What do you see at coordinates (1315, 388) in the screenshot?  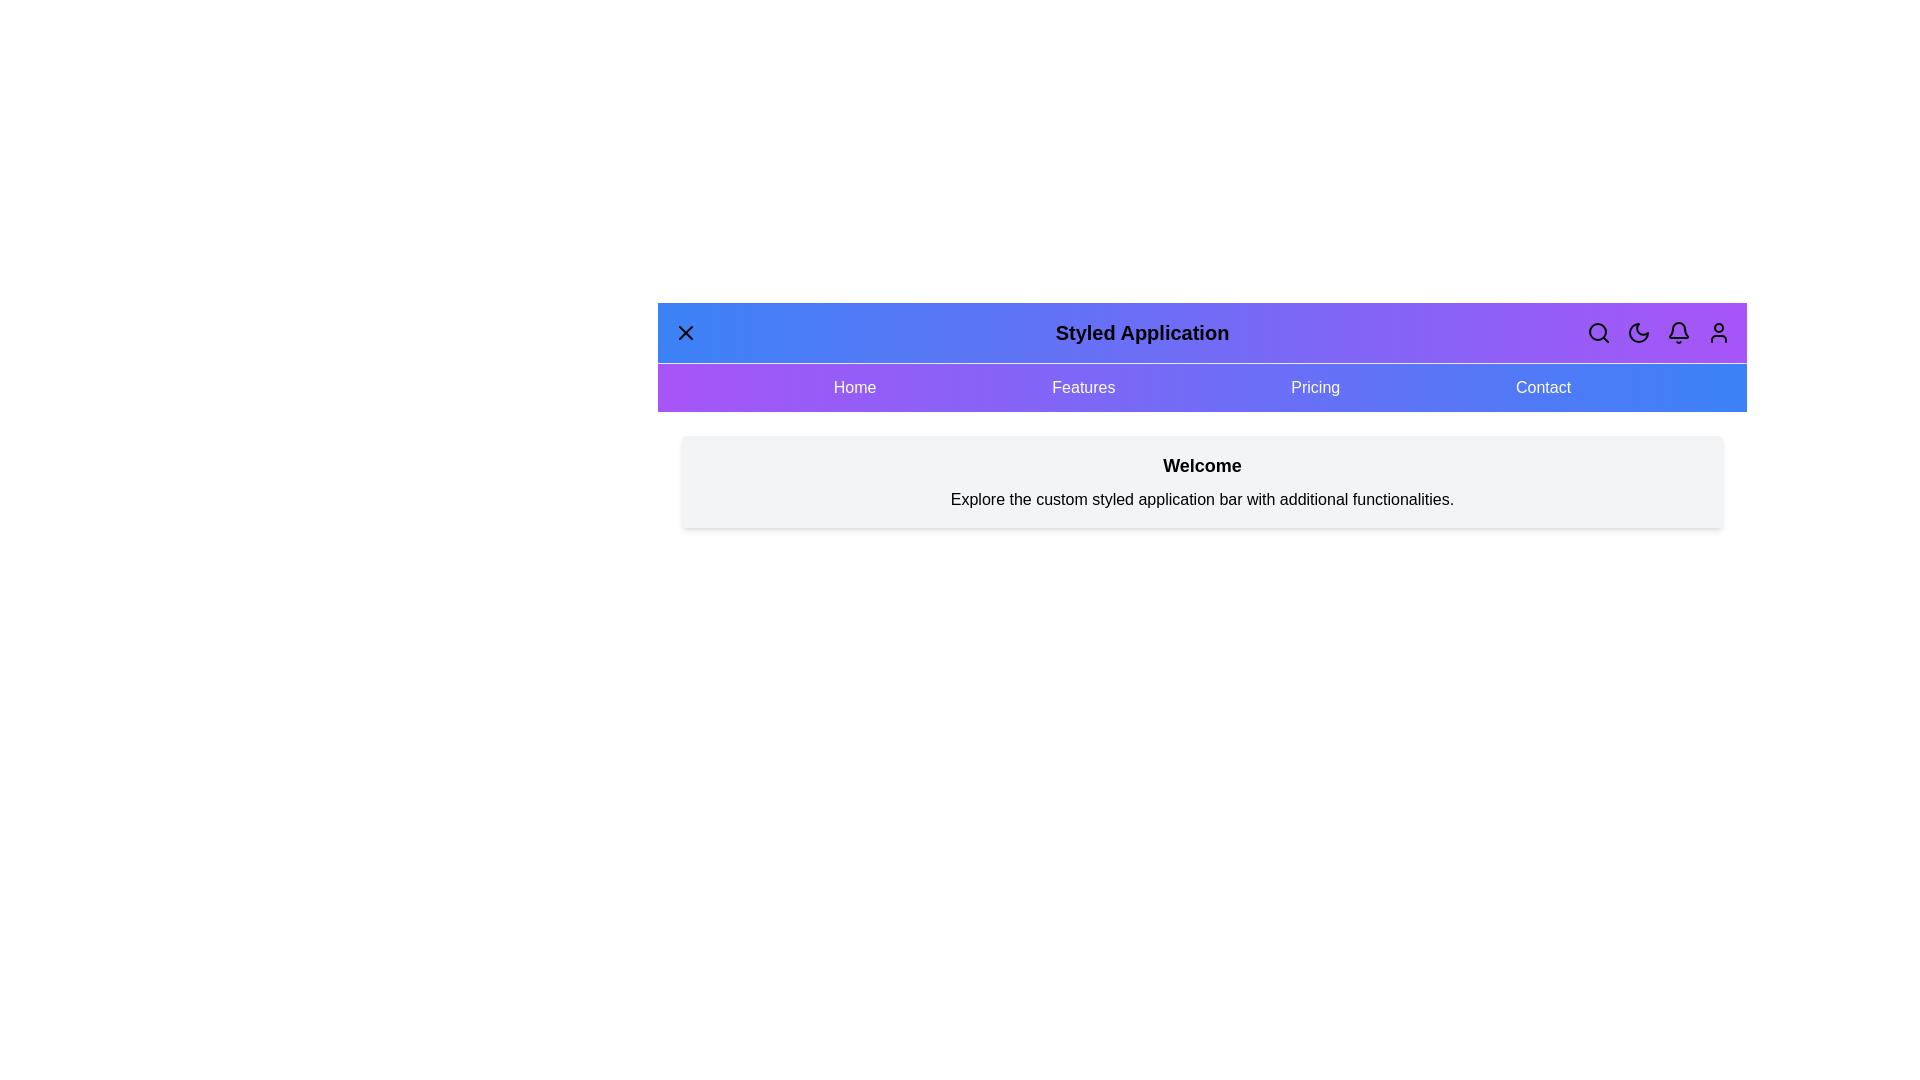 I see `the Pricing button to navigate to the respective section` at bounding box center [1315, 388].